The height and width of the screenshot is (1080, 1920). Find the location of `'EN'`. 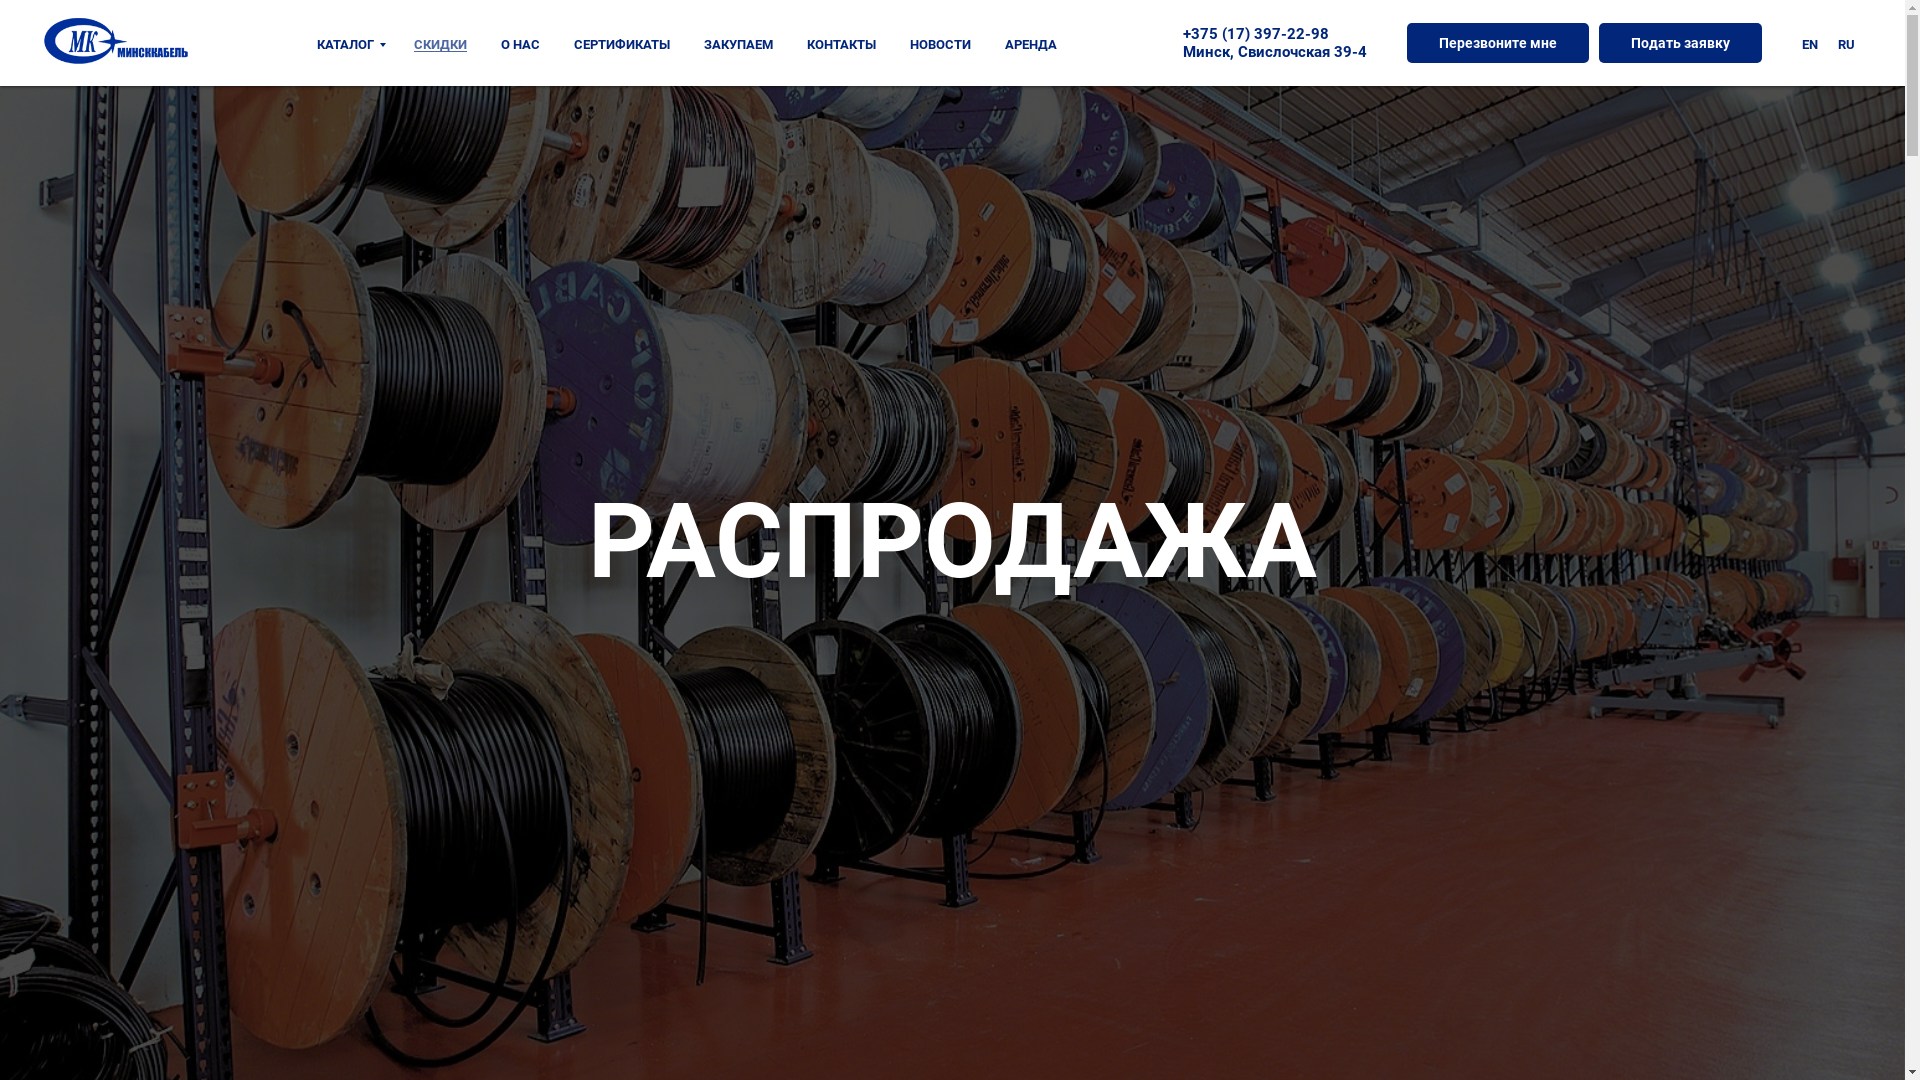

'EN' is located at coordinates (1809, 44).